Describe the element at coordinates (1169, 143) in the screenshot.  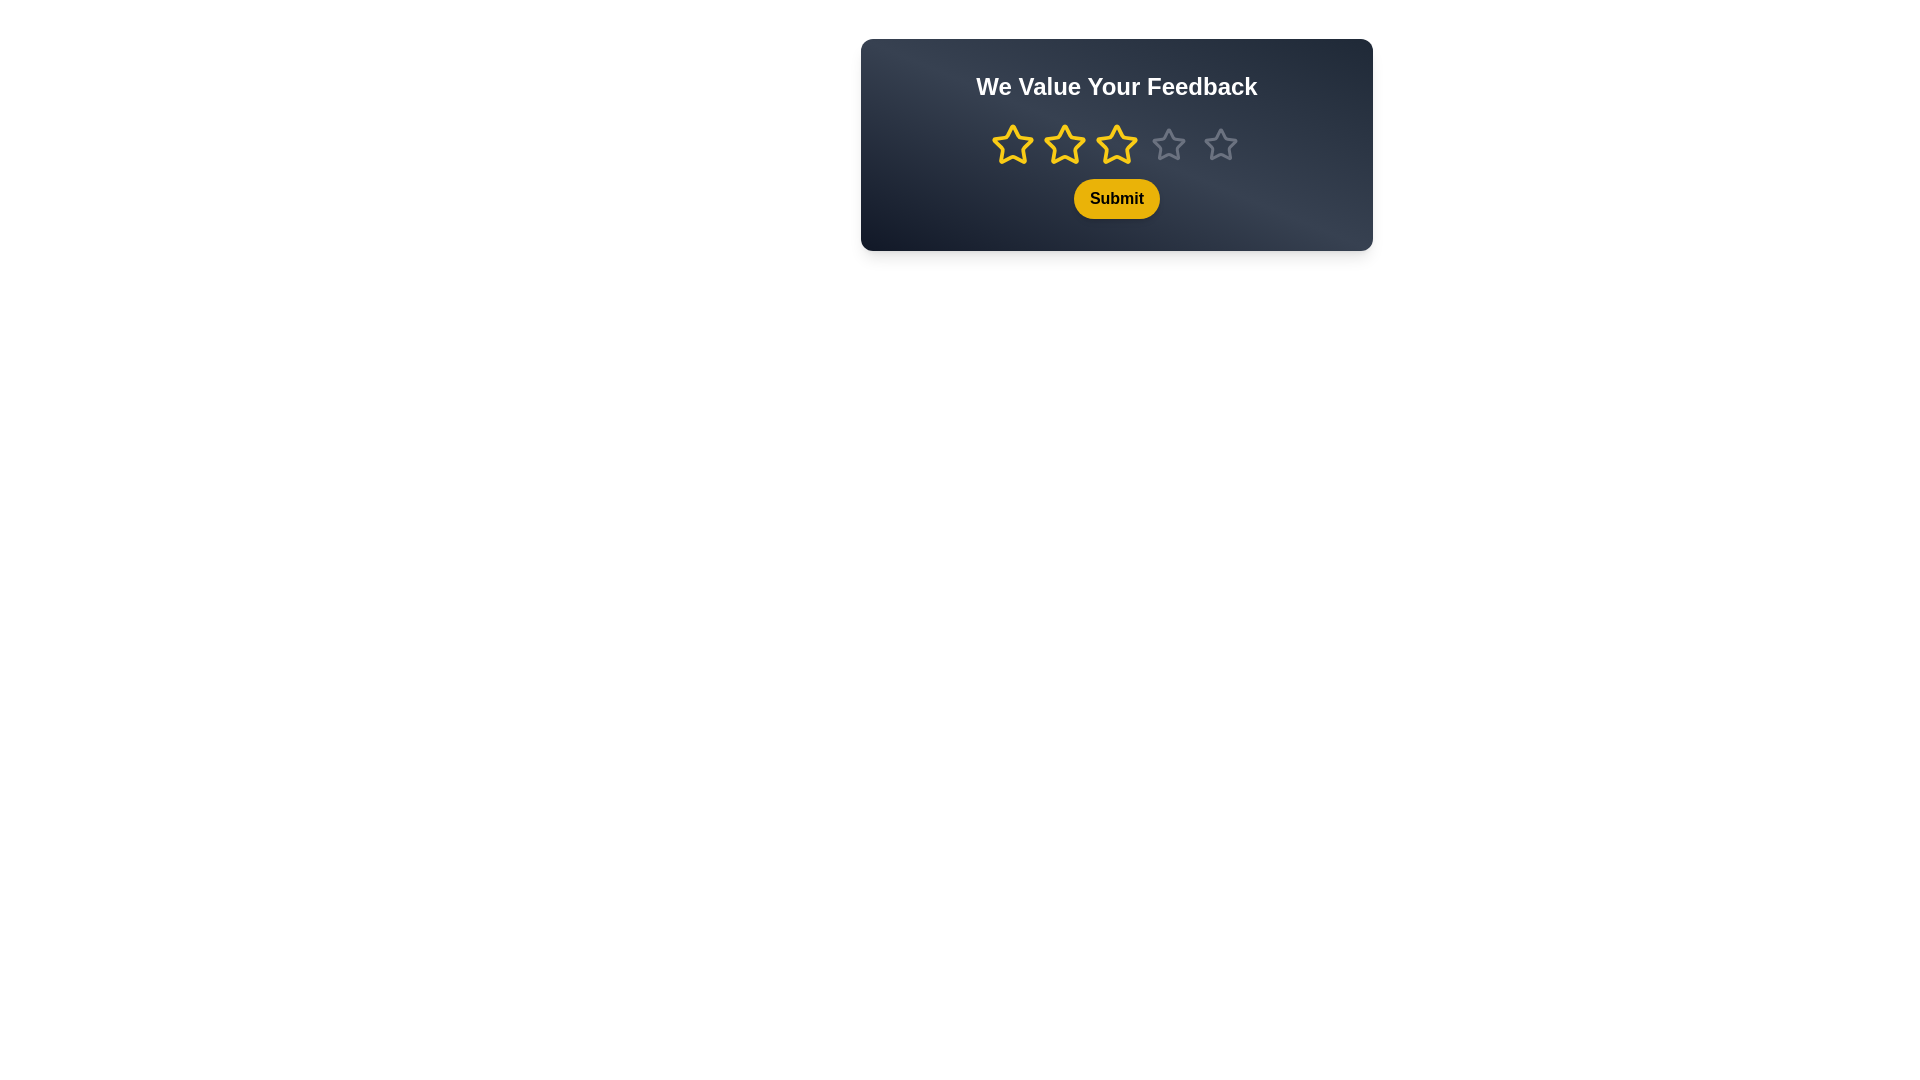
I see `the third SVG star icon in the rating system` at that location.